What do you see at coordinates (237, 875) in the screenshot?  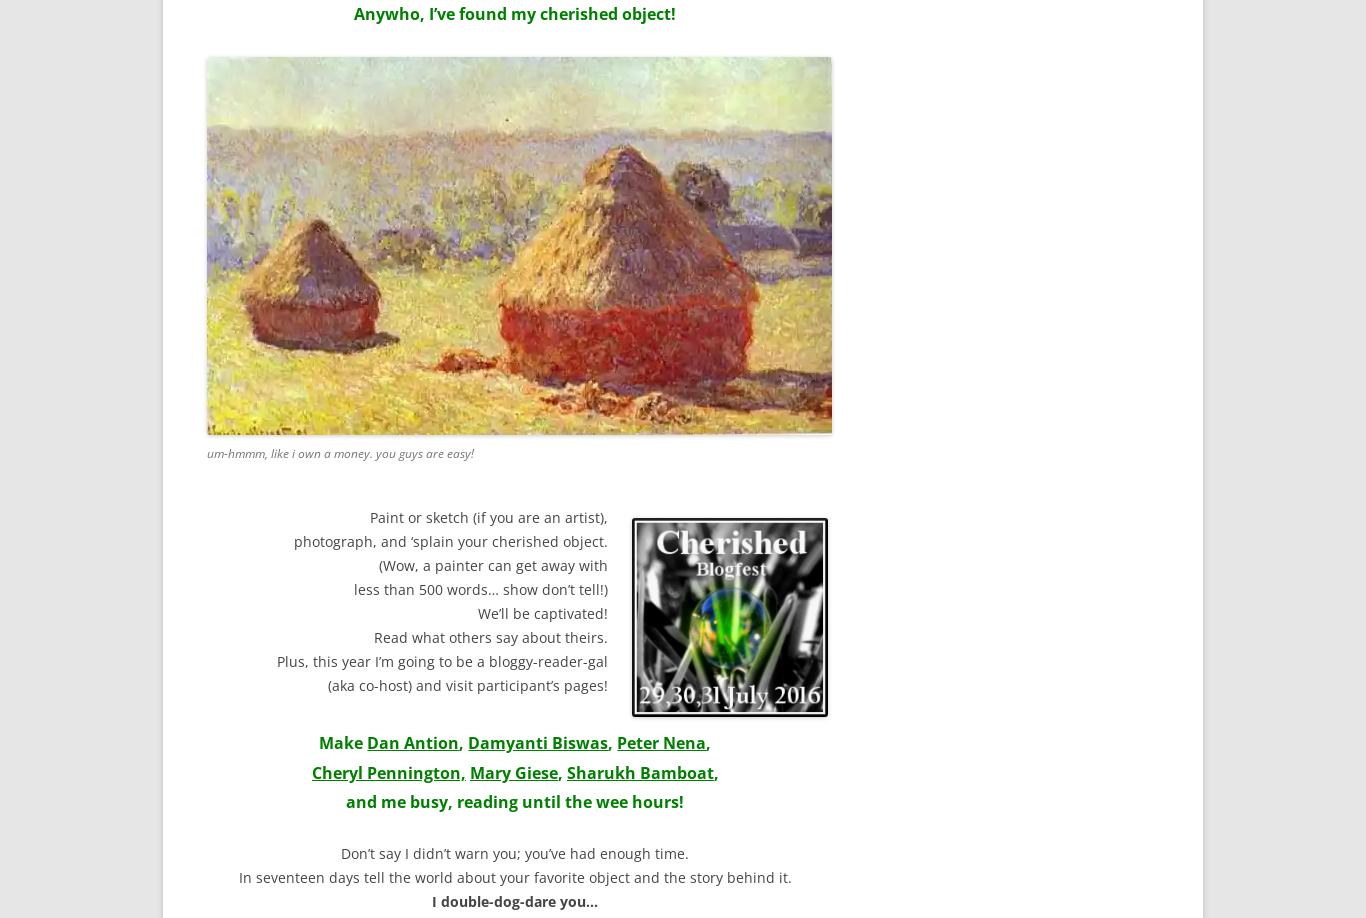 I see `'In seventeen days tell the world about your favorite object and the story behind it.'` at bounding box center [237, 875].